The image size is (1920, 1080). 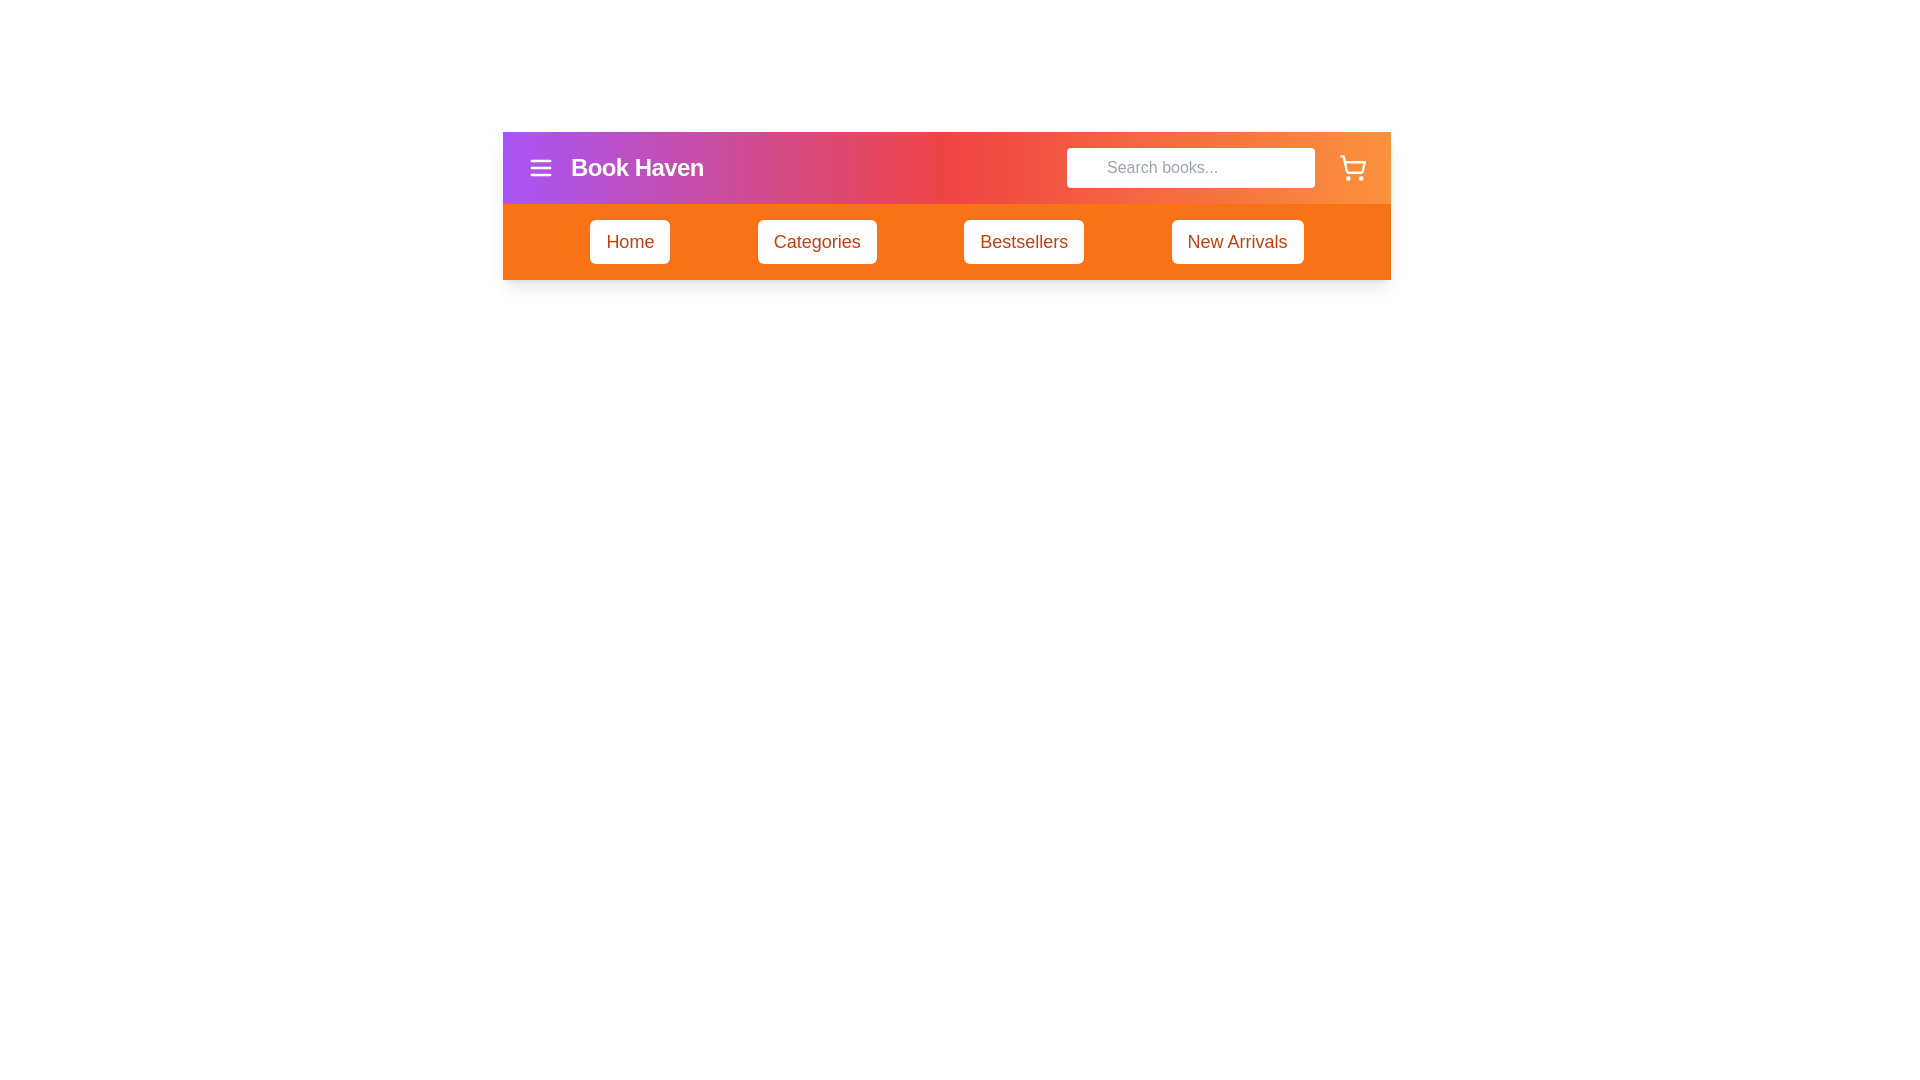 I want to click on the navigation item Categories, so click(x=816, y=241).